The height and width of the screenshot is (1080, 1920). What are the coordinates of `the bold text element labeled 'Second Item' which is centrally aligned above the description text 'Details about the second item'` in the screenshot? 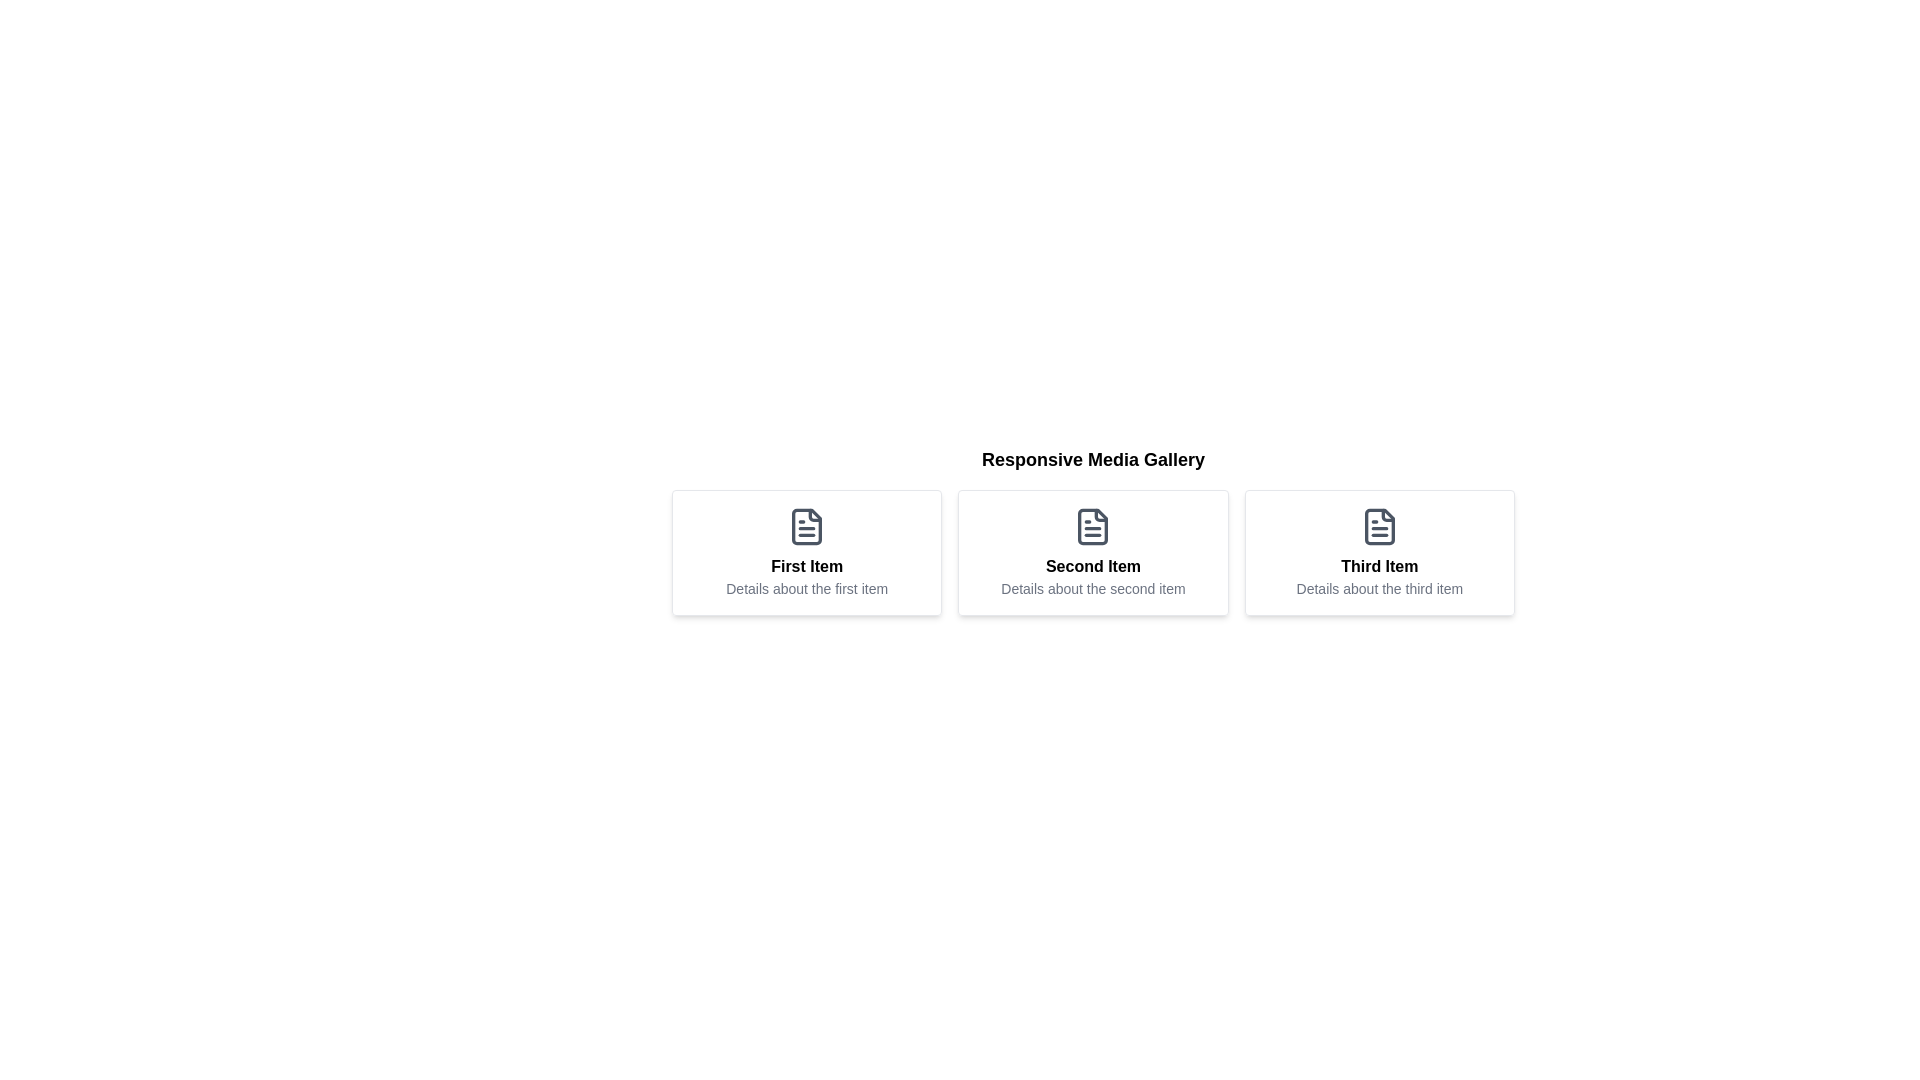 It's located at (1092, 567).